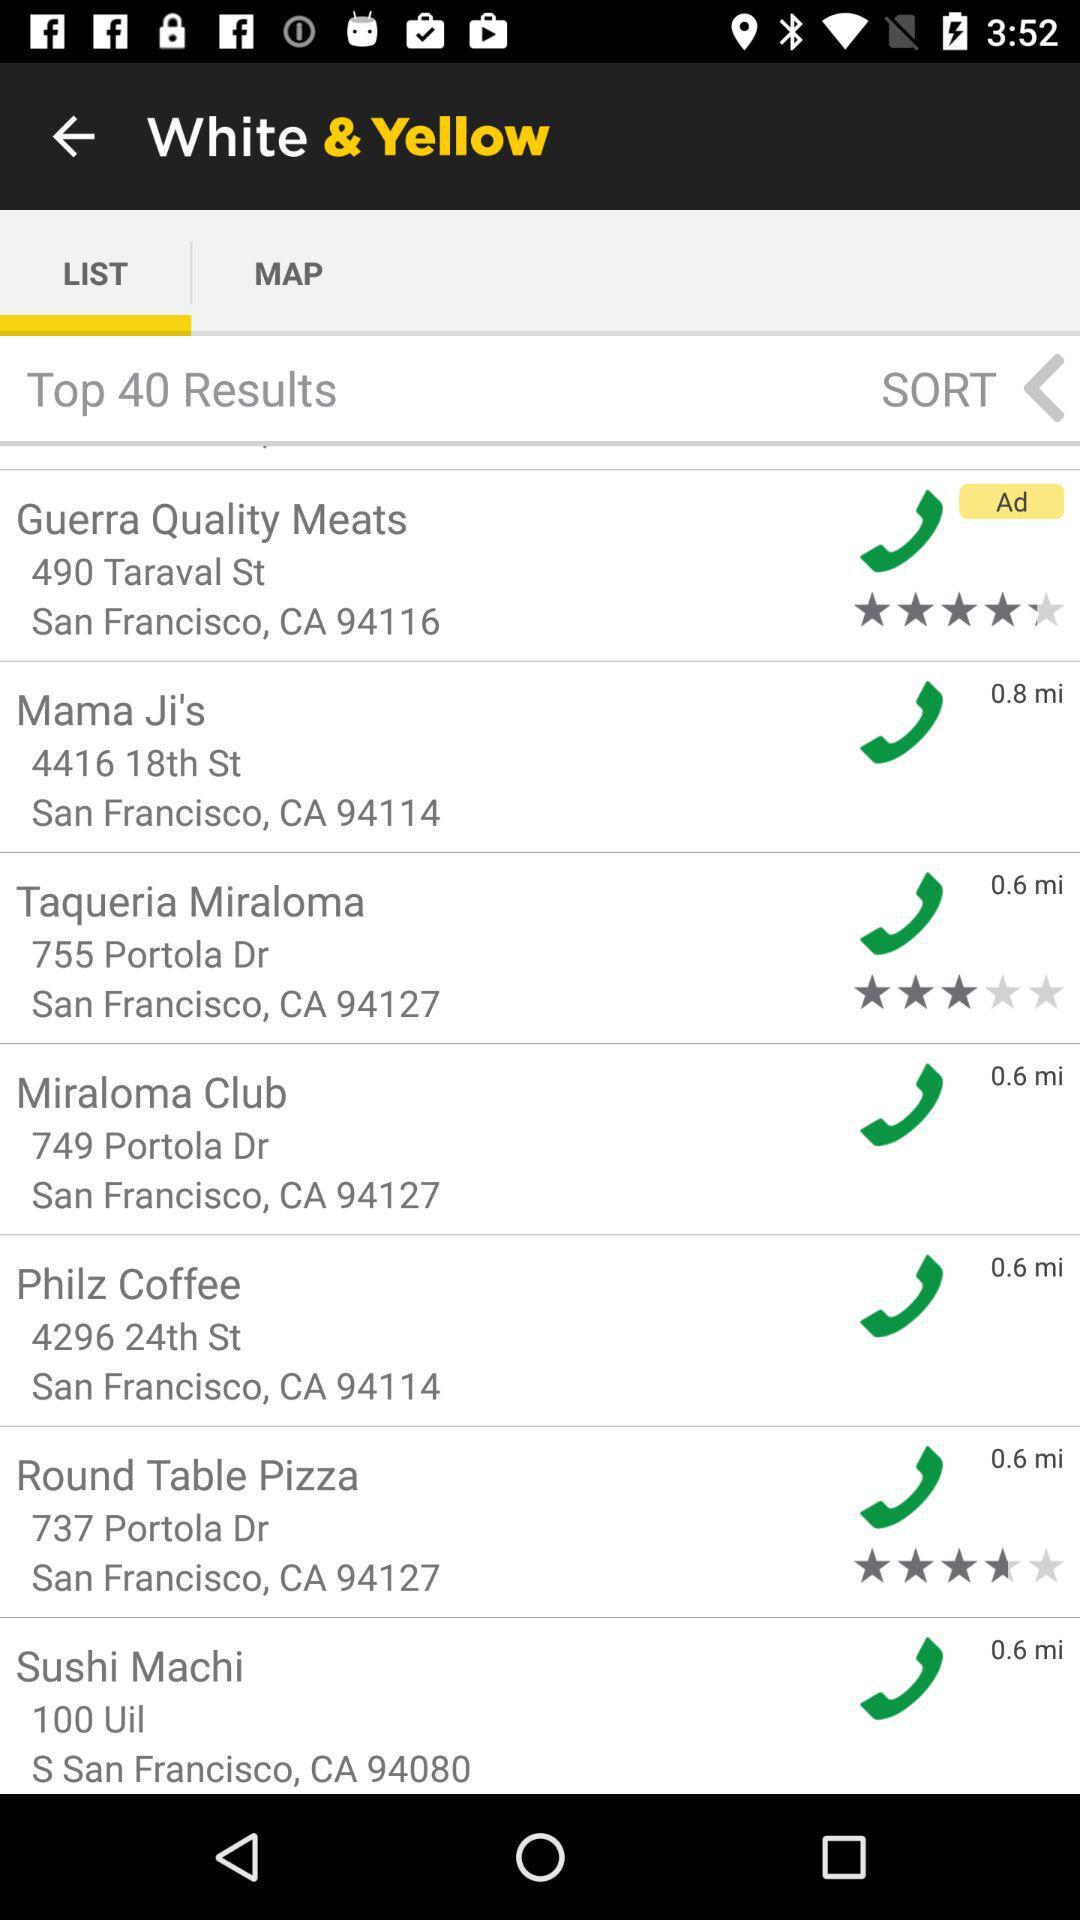  Describe the element at coordinates (1043, 388) in the screenshot. I see `the arrow_backward icon` at that location.